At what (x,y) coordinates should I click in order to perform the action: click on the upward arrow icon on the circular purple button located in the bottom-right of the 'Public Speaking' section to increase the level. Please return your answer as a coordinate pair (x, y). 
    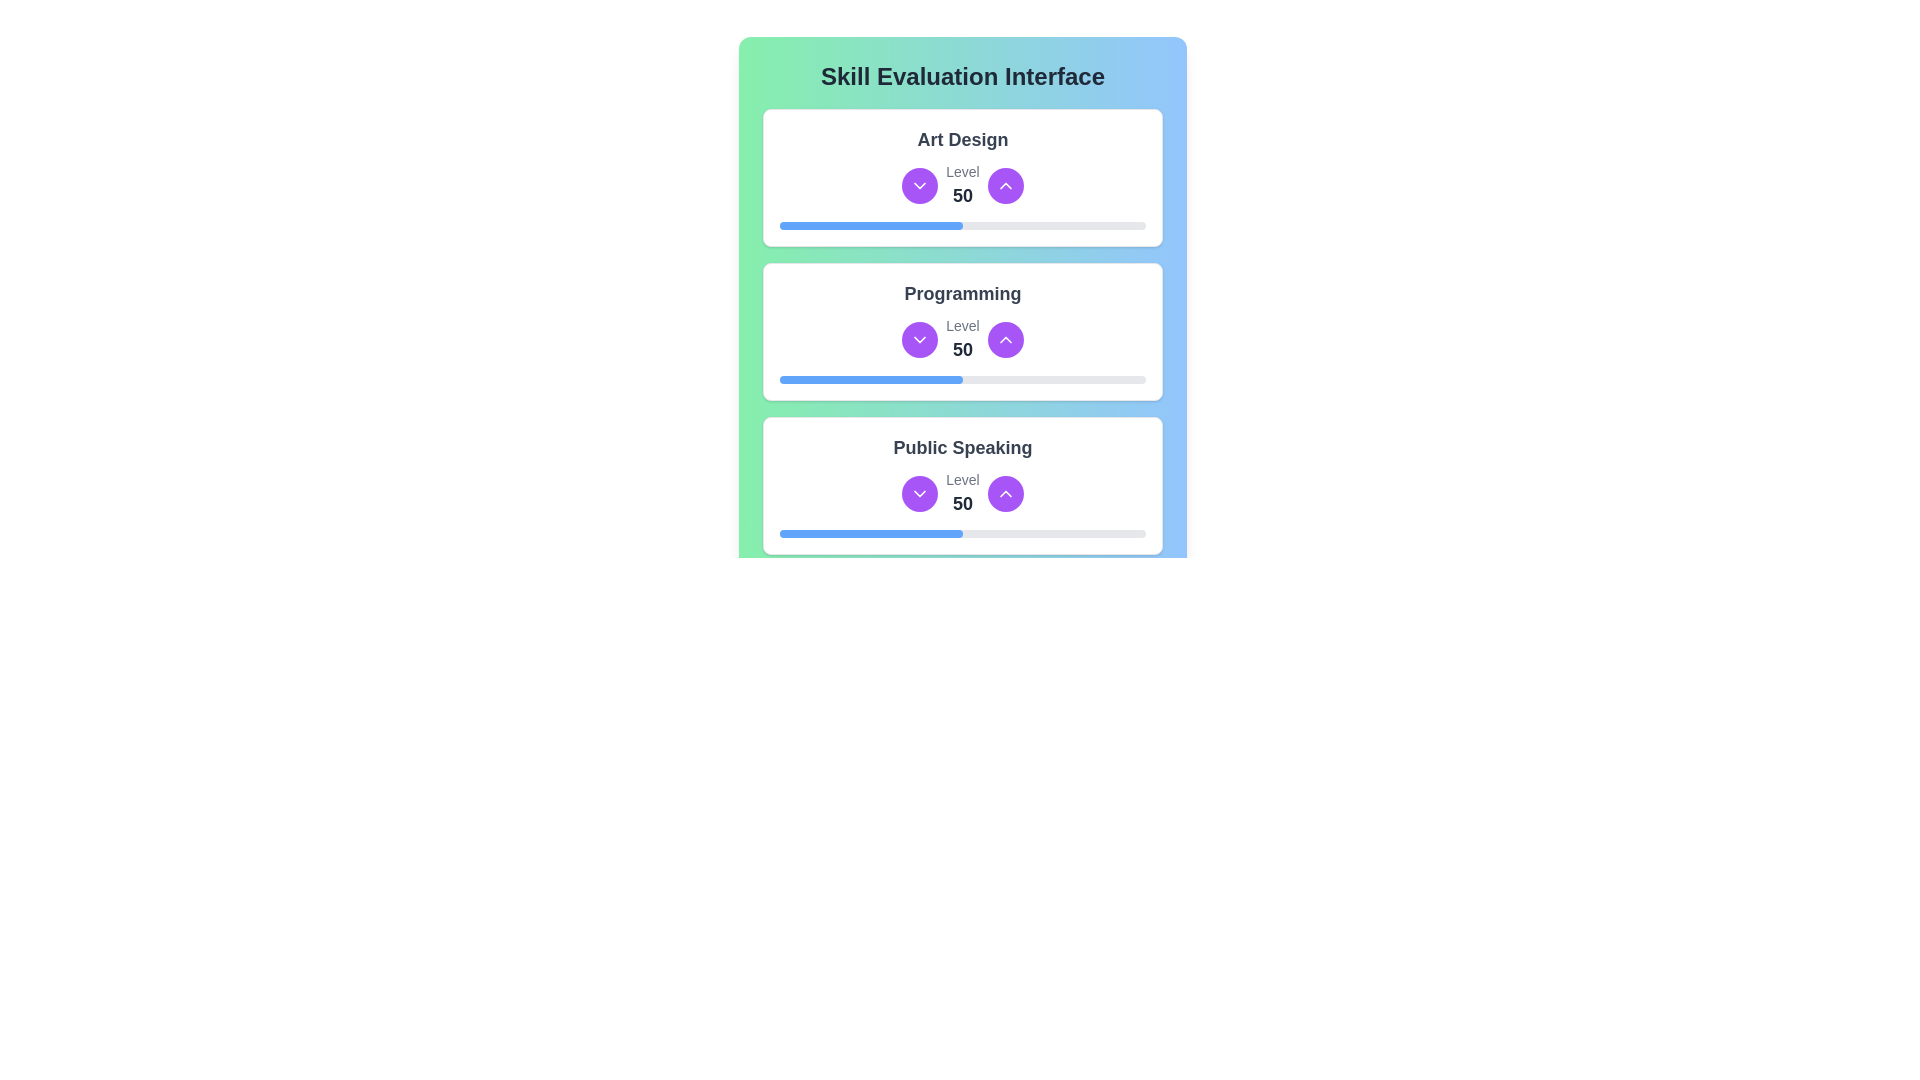
    Looking at the image, I should click on (1005, 493).